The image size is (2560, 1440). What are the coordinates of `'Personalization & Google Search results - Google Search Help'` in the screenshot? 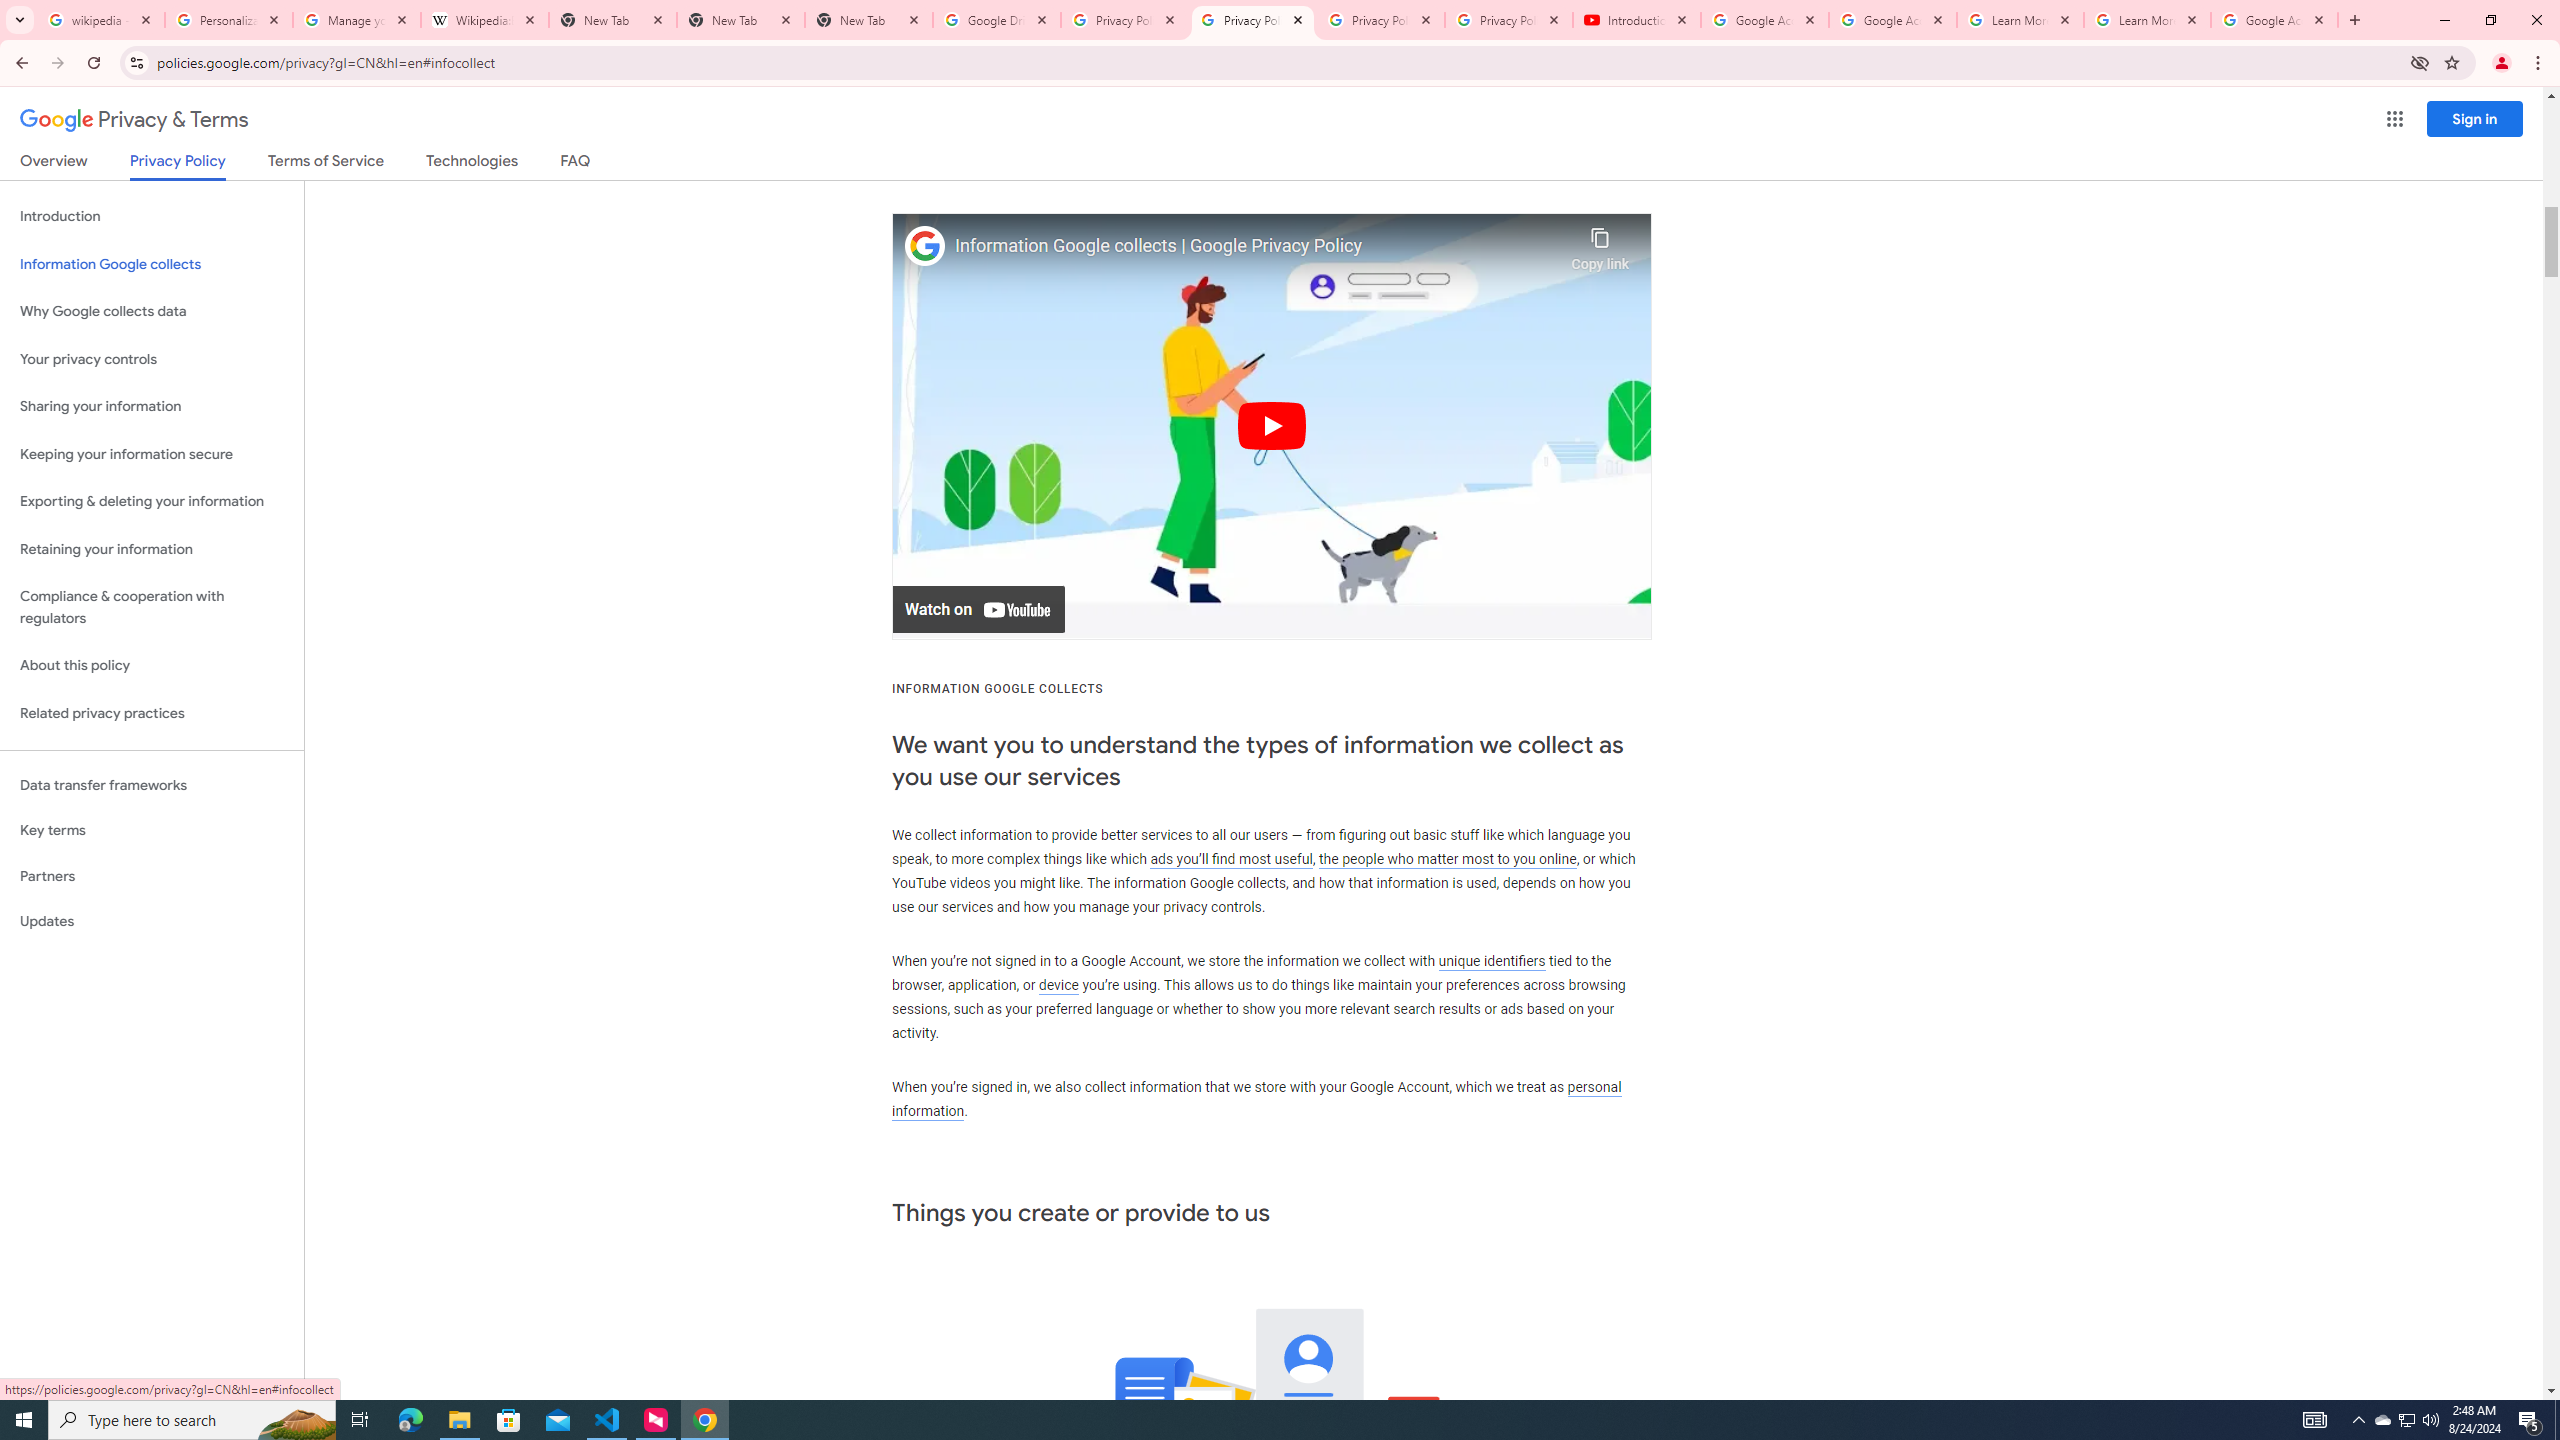 It's located at (228, 19).